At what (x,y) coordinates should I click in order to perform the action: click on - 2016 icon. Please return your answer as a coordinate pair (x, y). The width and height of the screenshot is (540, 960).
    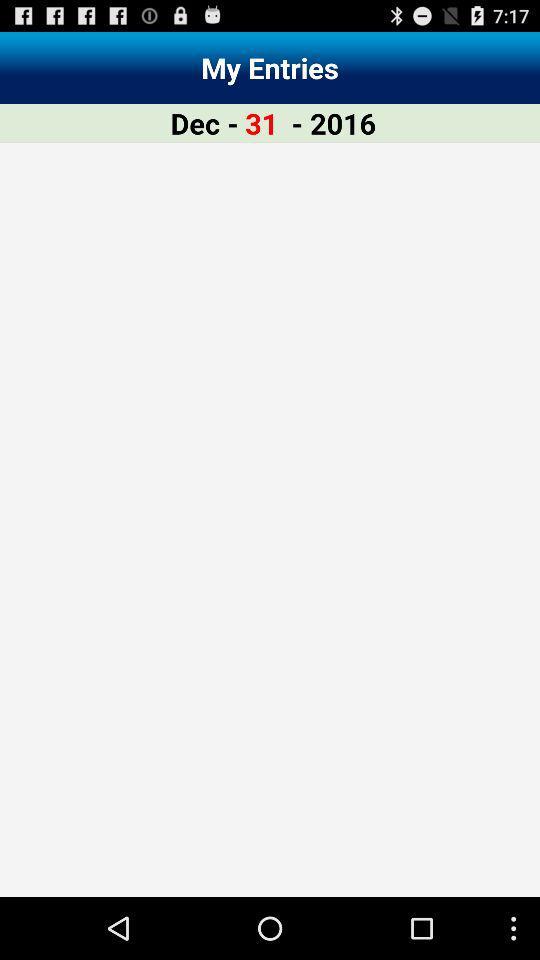
    Looking at the image, I should click on (333, 122).